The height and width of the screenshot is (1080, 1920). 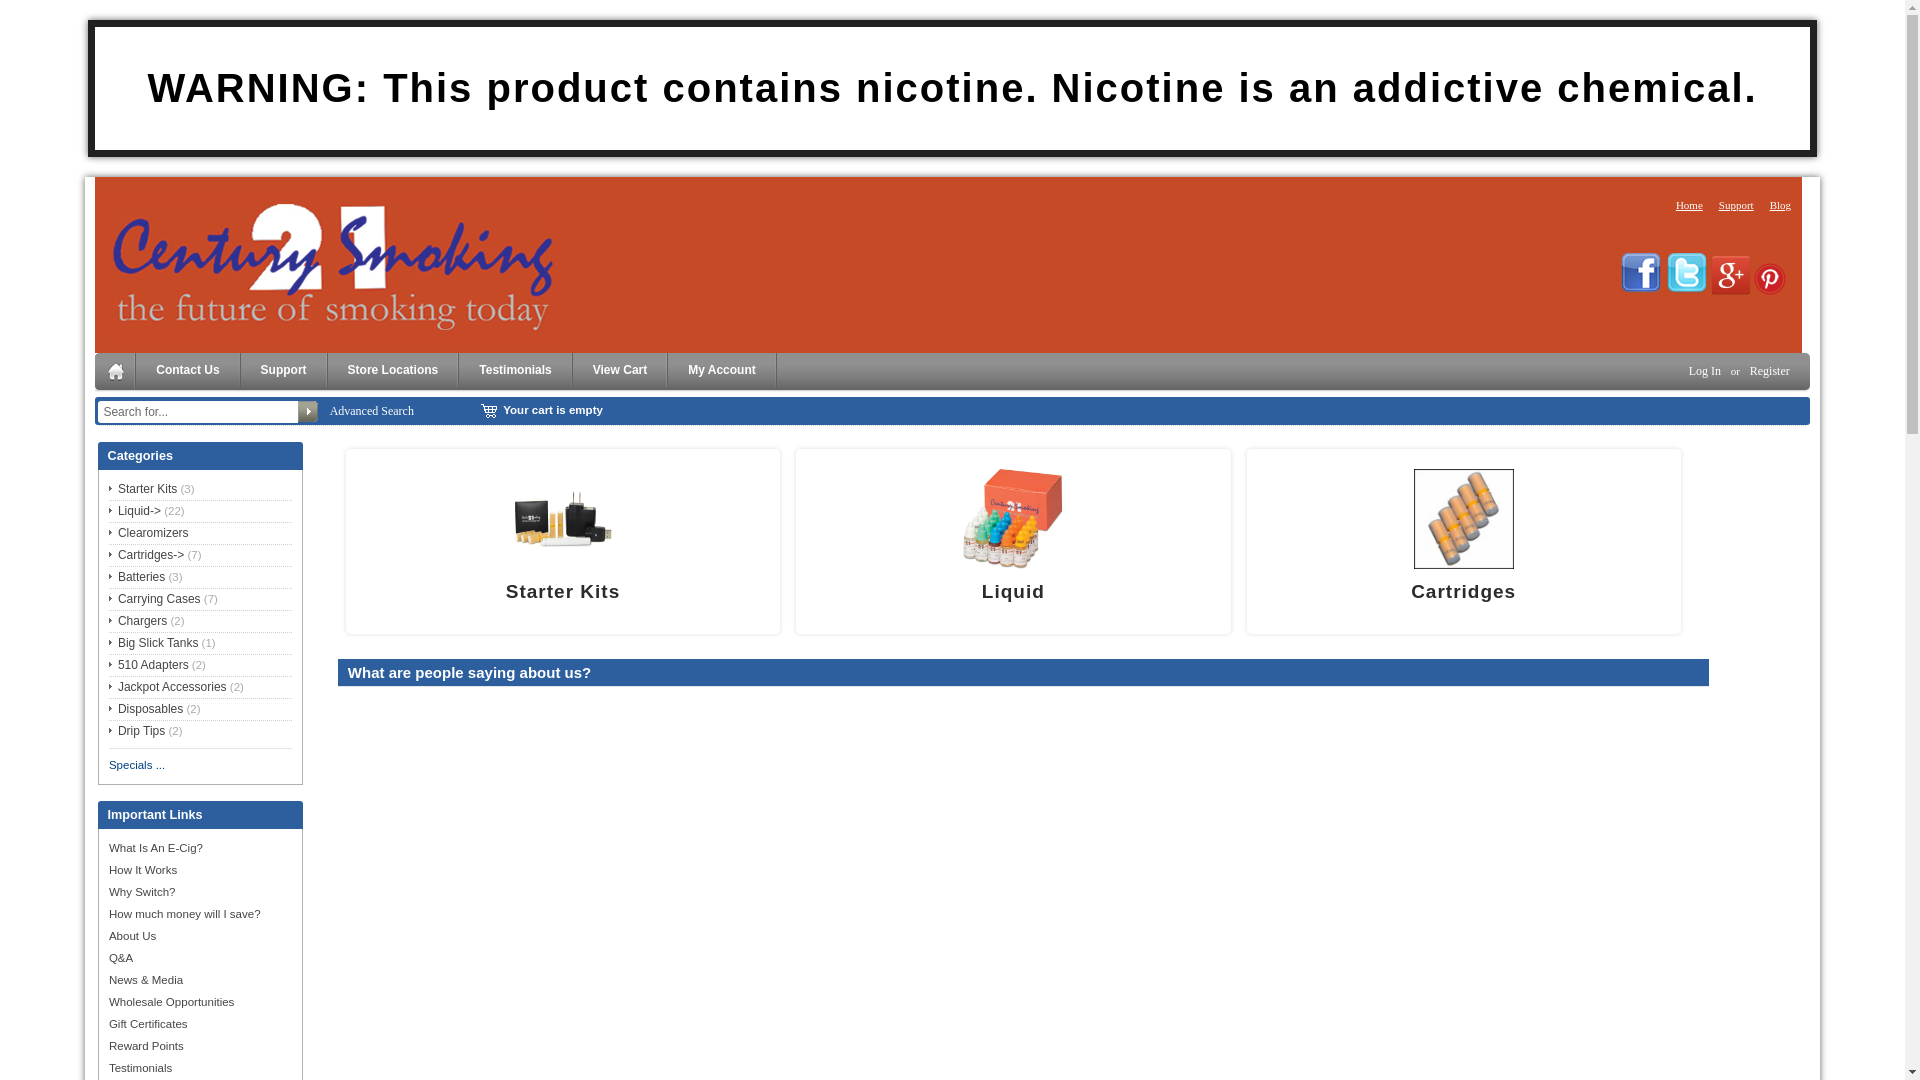 I want to click on '510 Adapters', so click(x=108, y=664).